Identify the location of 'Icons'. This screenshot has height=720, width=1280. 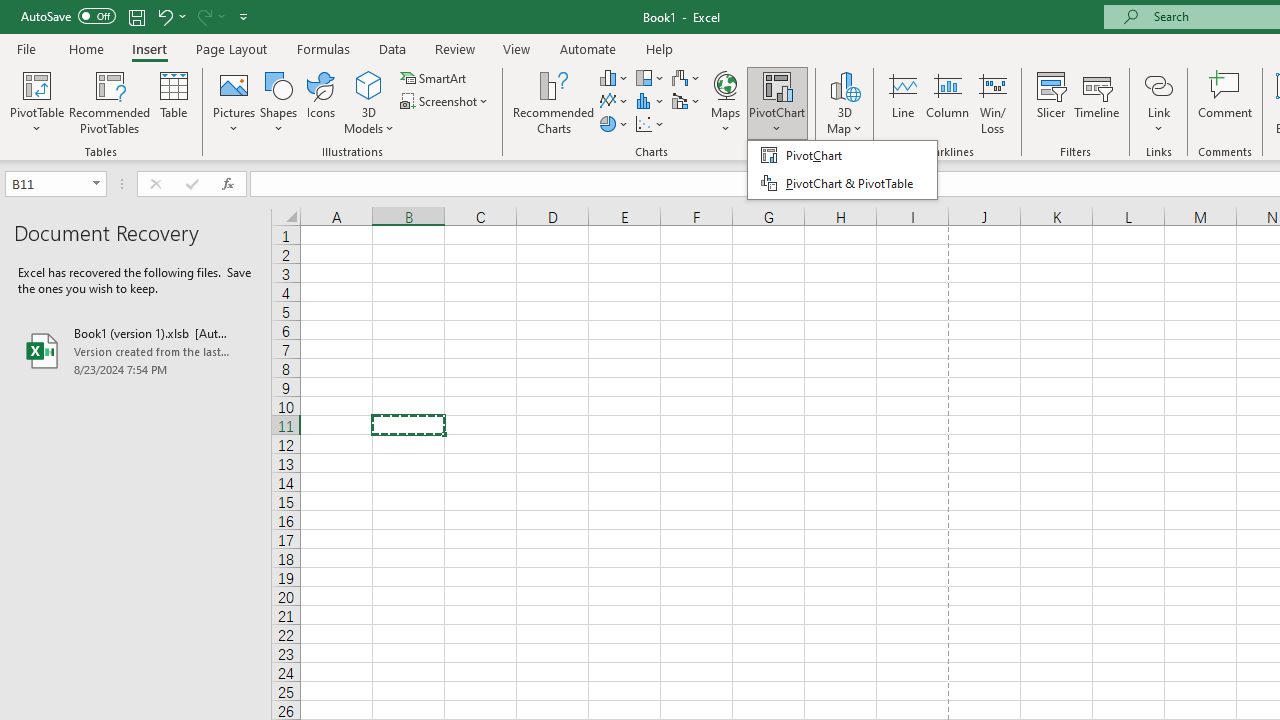
(320, 103).